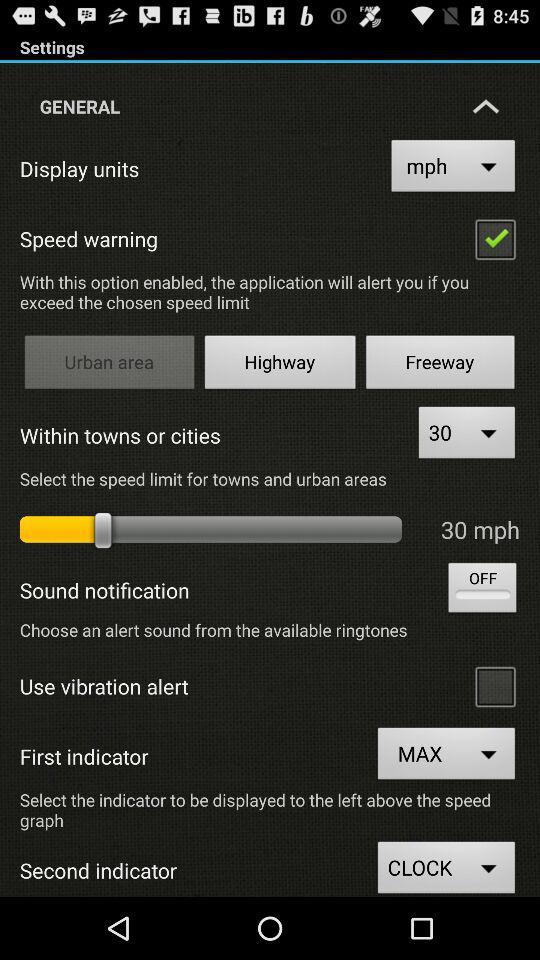  Describe the element at coordinates (485, 107) in the screenshot. I see `the arrow icon which is next to general` at that location.